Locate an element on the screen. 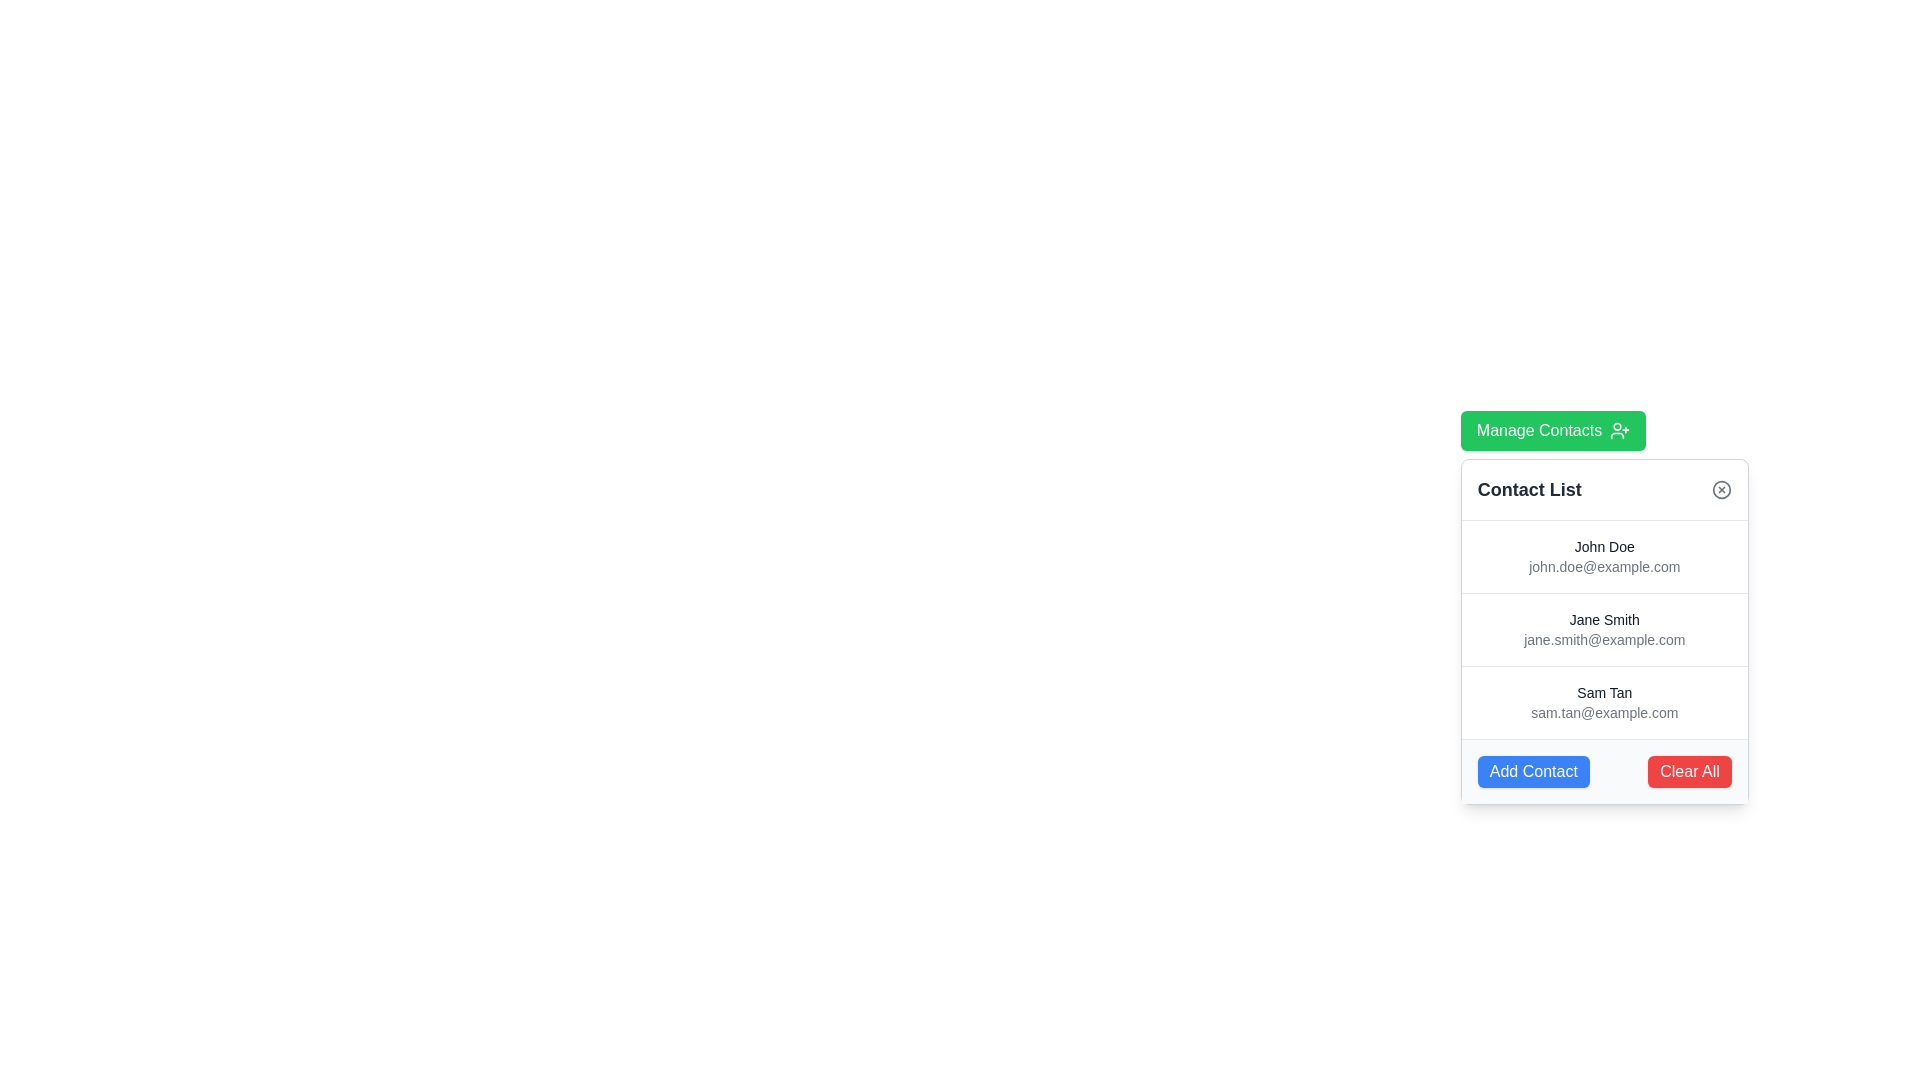  the 'add user' icon in the green 'Manage Contacts' button located at the top right of the contact management interface is located at coordinates (1620, 430).